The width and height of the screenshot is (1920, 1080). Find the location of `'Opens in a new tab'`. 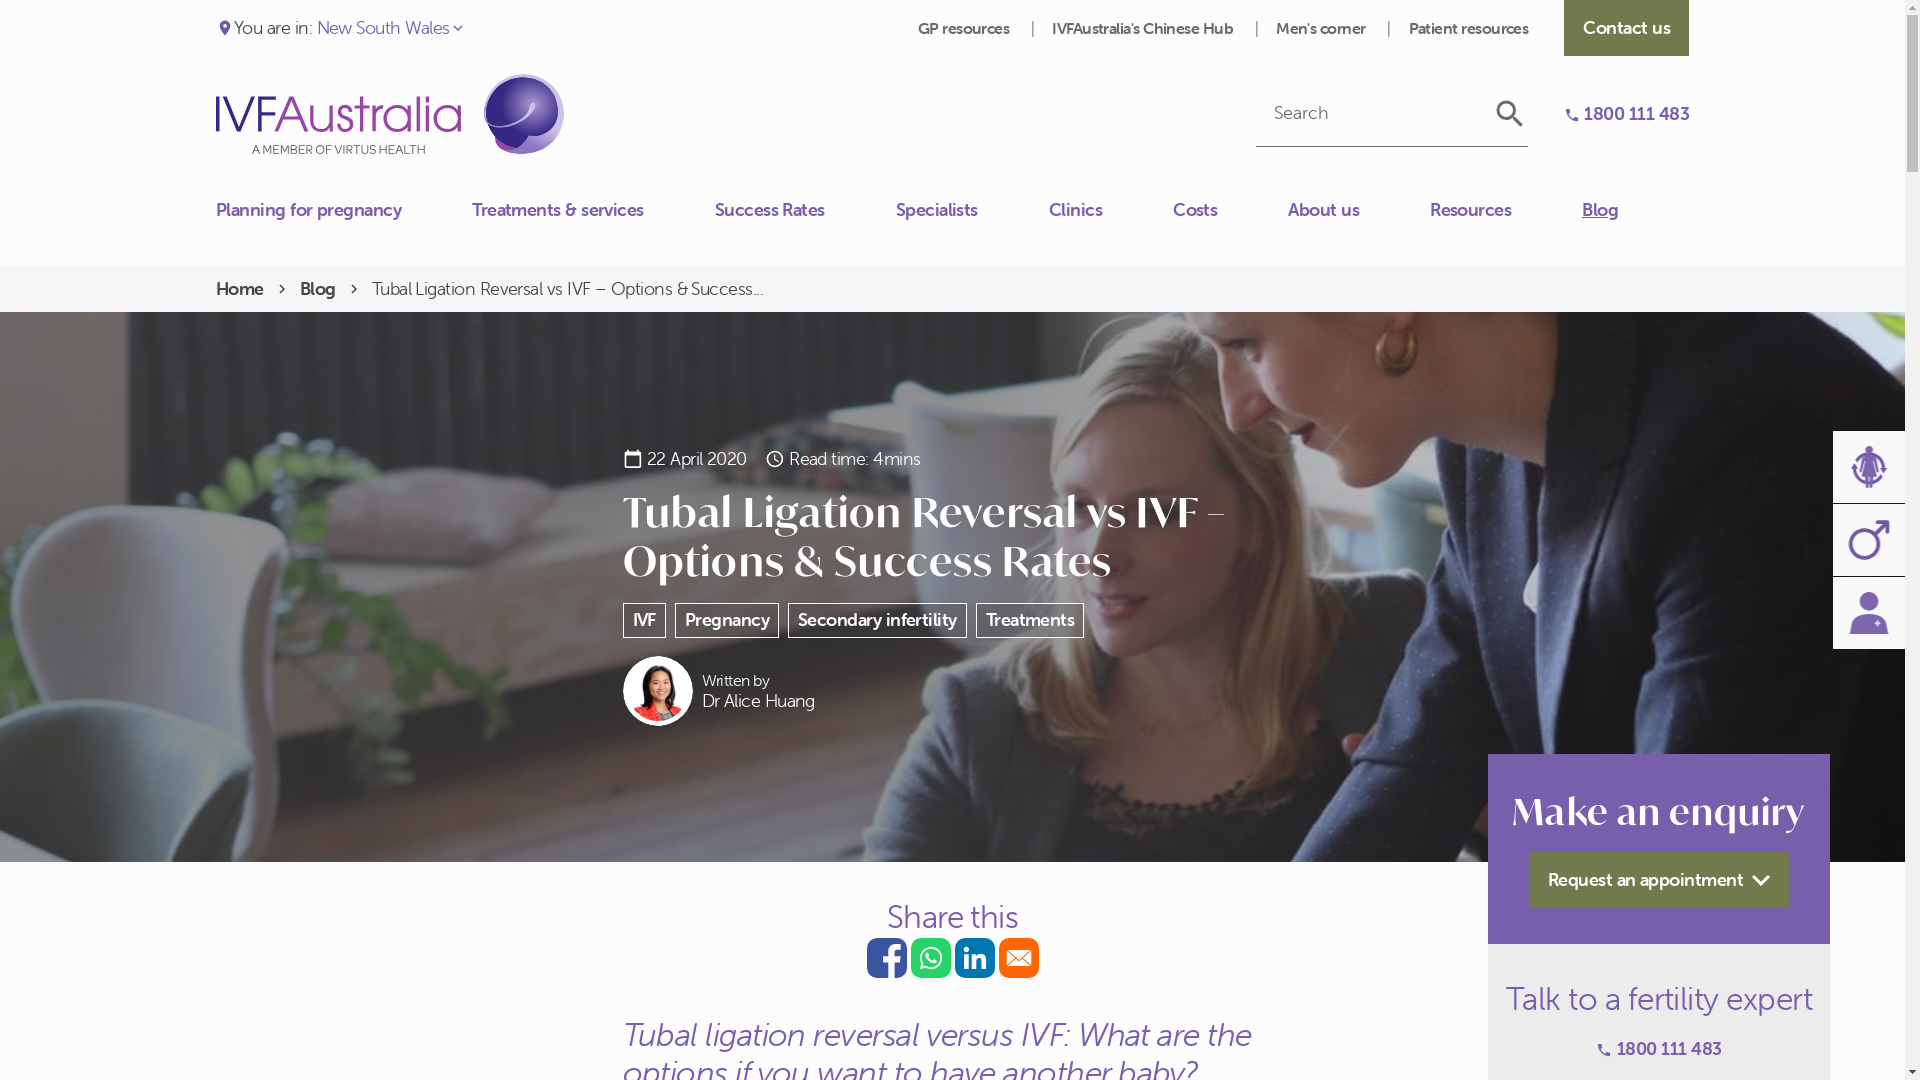

'Opens in a new tab' is located at coordinates (885, 956).